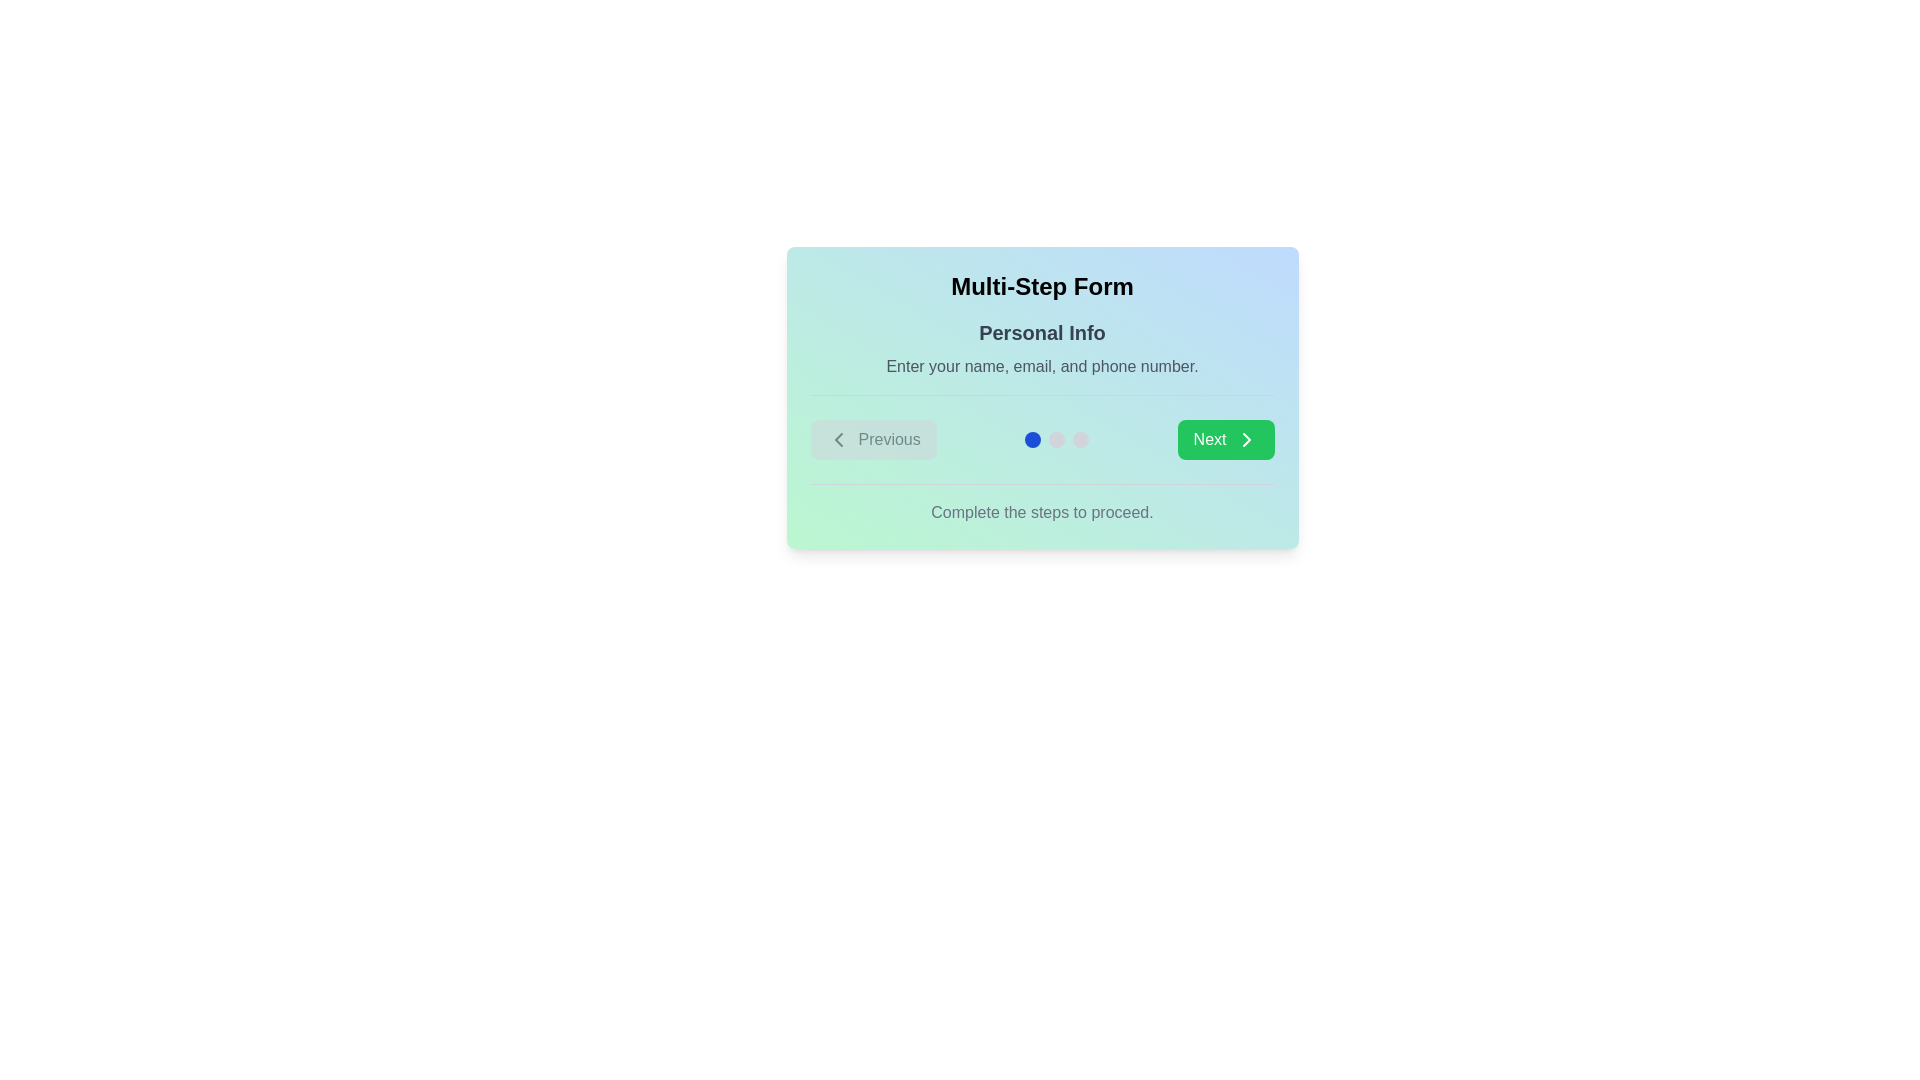 Image resolution: width=1920 pixels, height=1080 pixels. I want to click on the first blue circular step indicator dot located between the 'Previous' button and the second dot in the series, positioned below the text 'Enter your name, email, and phone number.', so click(1033, 438).